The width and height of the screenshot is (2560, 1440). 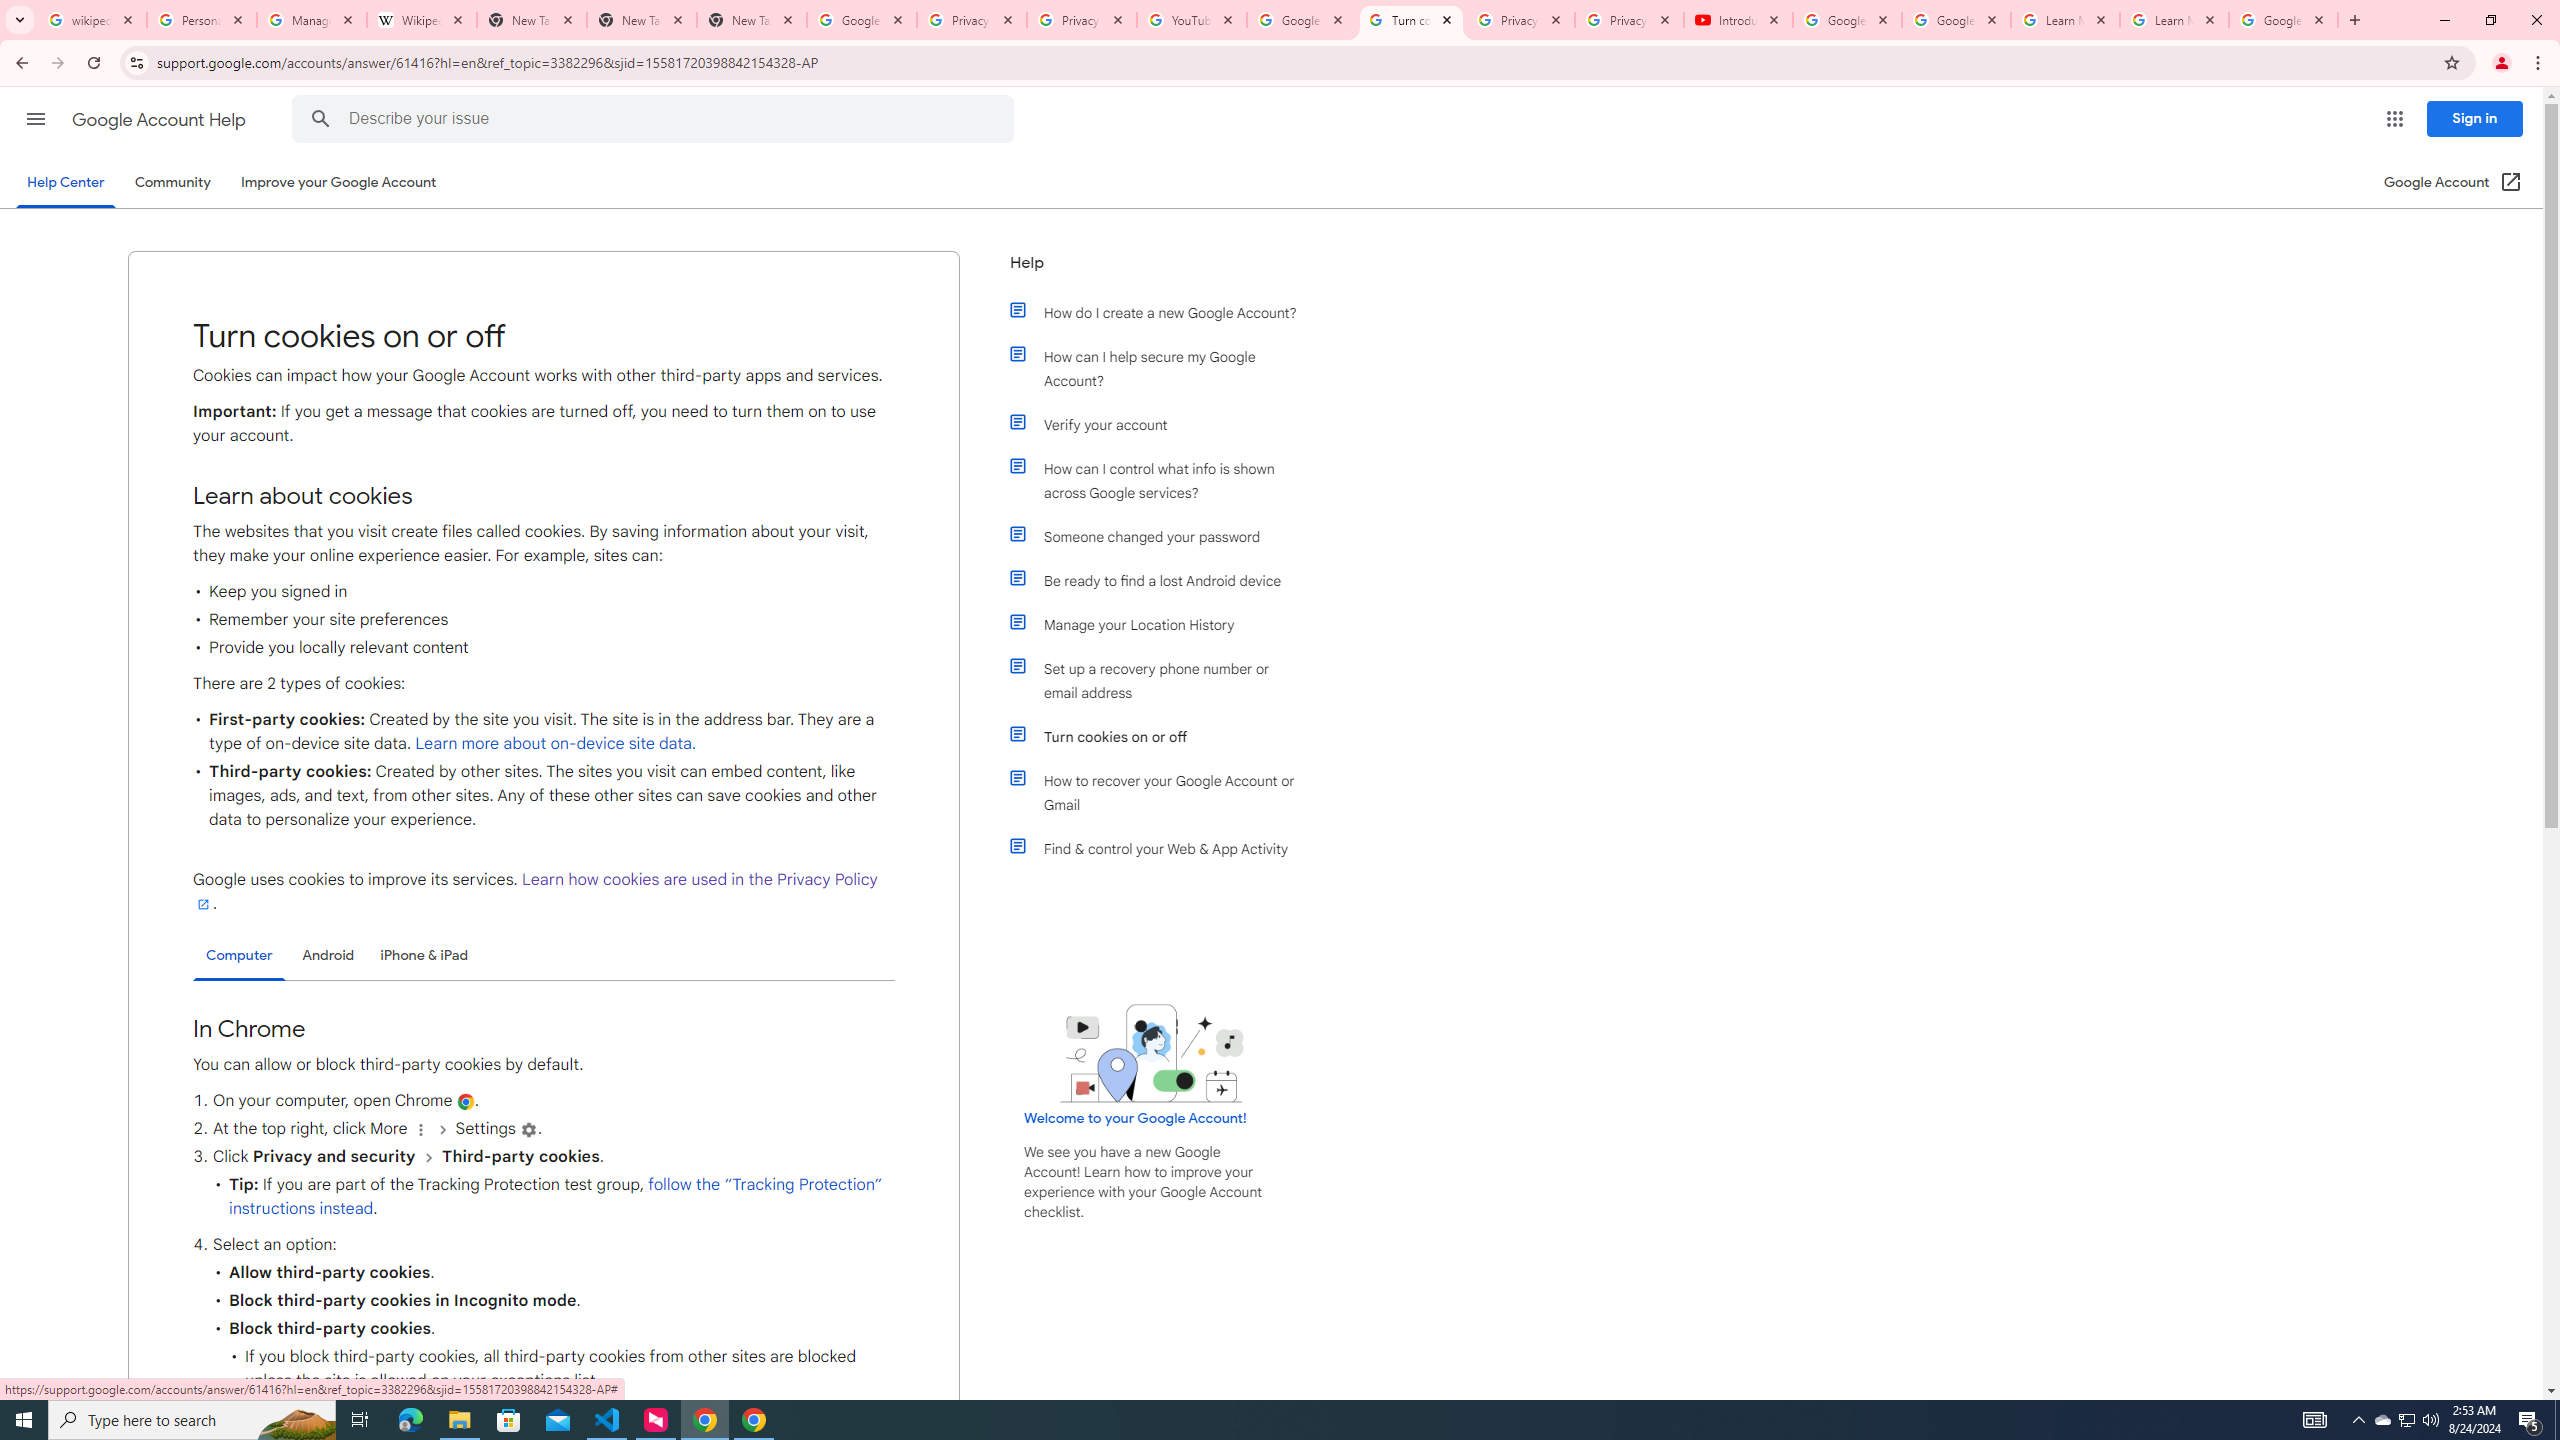 What do you see at coordinates (1162, 736) in the screenshot?
I see `'Turn cookies on or off'` at bounding box center [1162, 736].